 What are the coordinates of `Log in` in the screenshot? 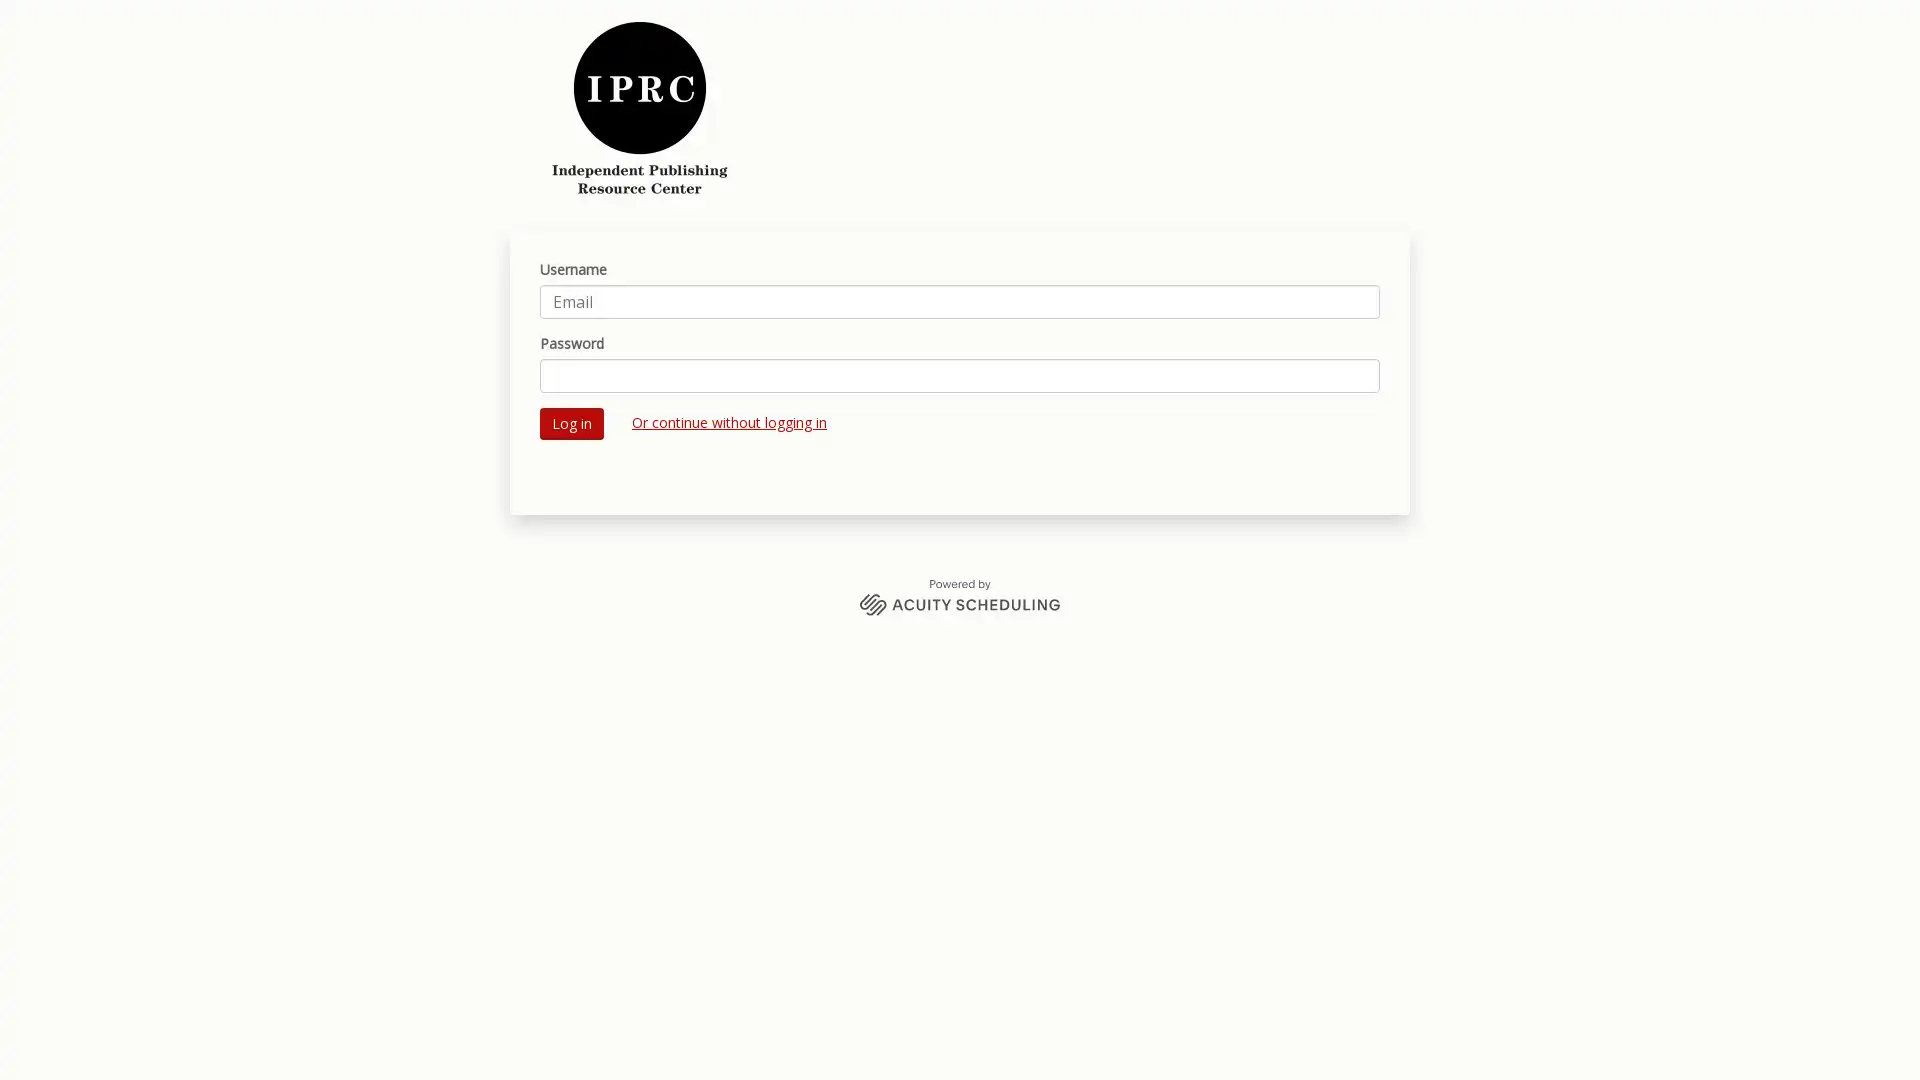 It's located at (570, 423).